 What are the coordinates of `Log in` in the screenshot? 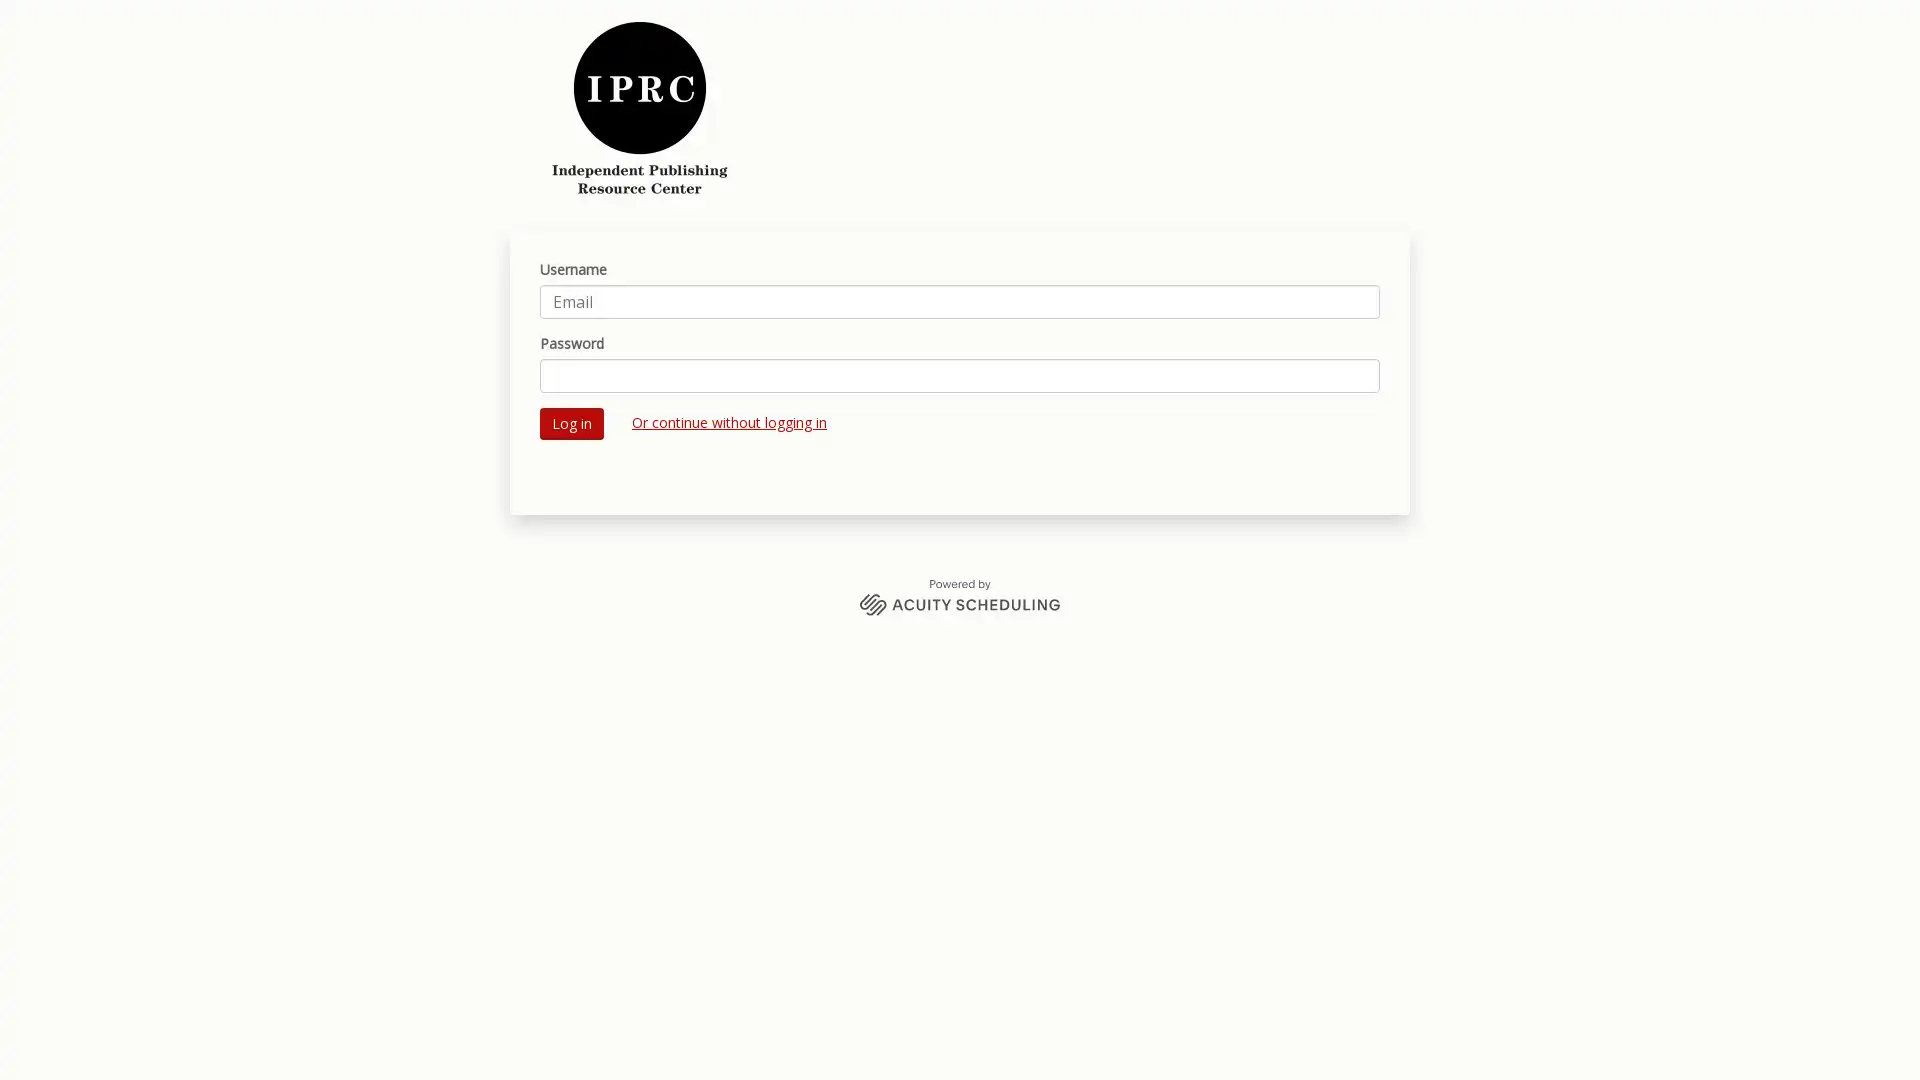 It's located at (570, 423).